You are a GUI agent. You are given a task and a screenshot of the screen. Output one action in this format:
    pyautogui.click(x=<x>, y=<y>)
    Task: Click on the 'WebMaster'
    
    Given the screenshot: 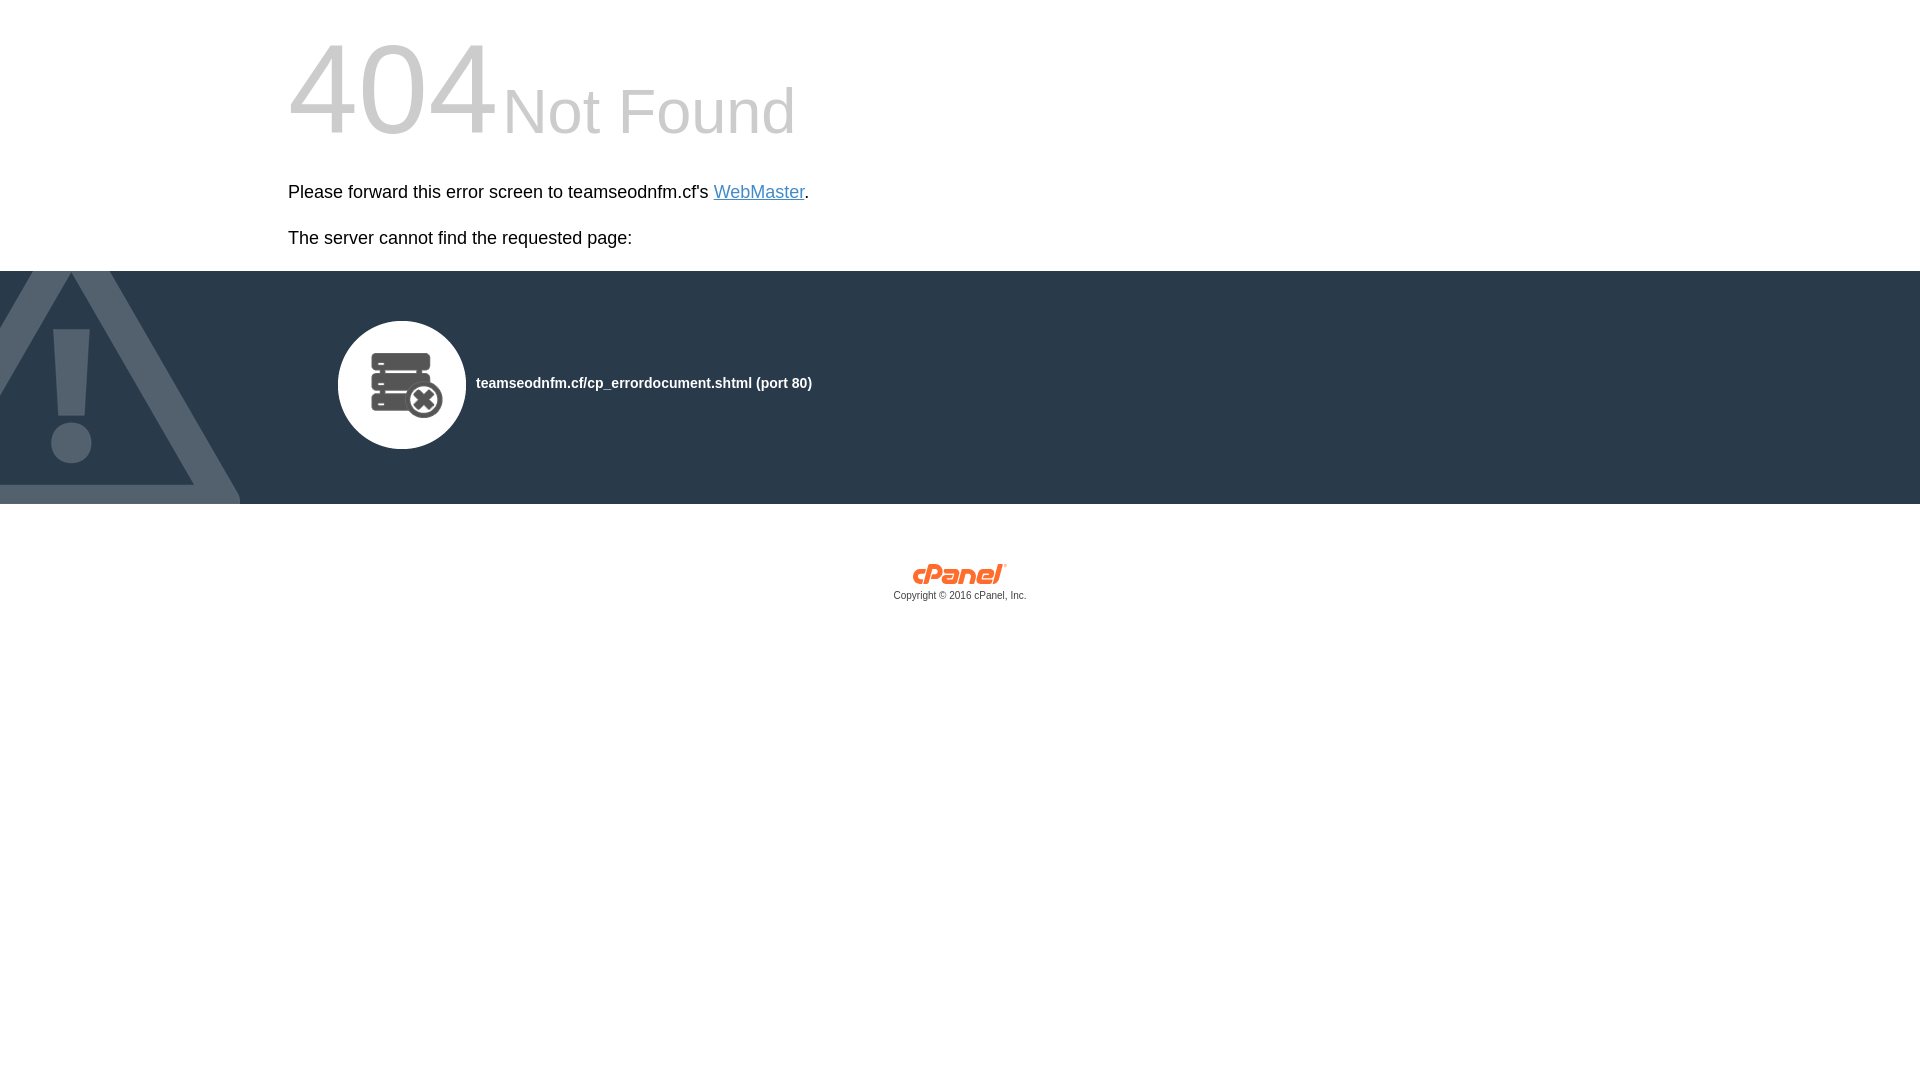 What is the action you would take?
    pyautogui.click(x=758, y=192)
    